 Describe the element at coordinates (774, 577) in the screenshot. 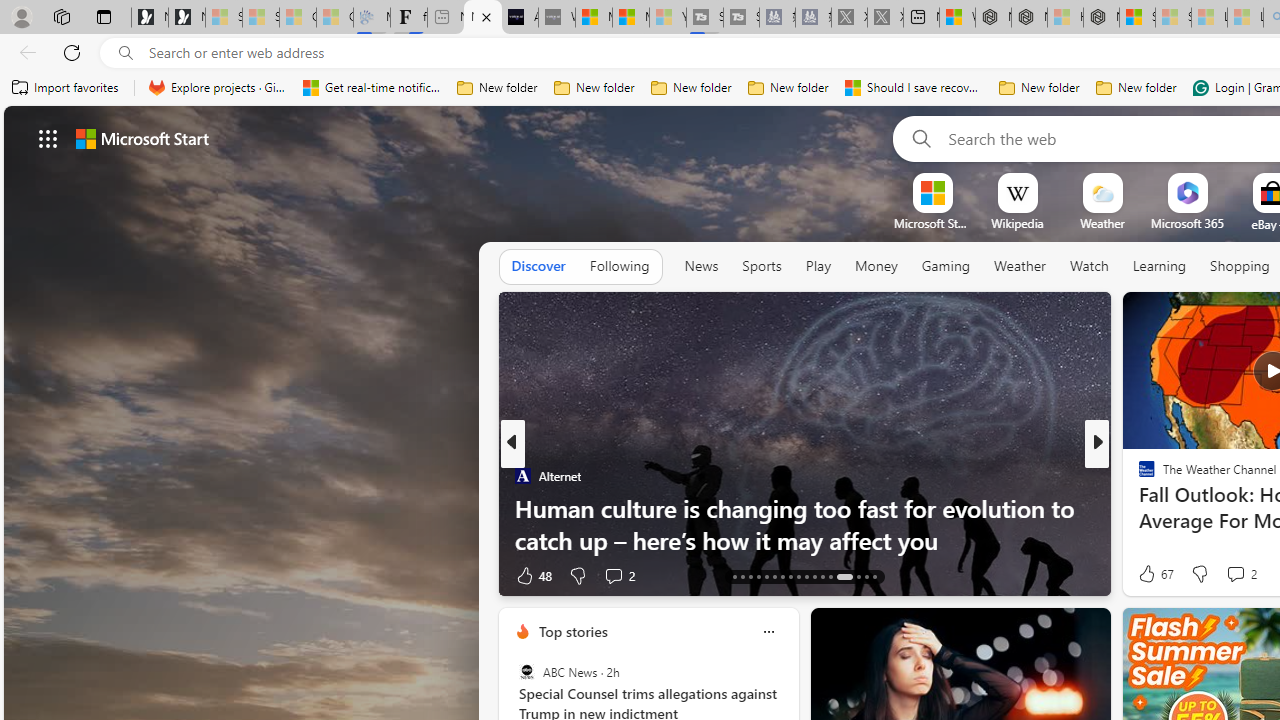

I see `'AutomationID: tab-22'` at that location.